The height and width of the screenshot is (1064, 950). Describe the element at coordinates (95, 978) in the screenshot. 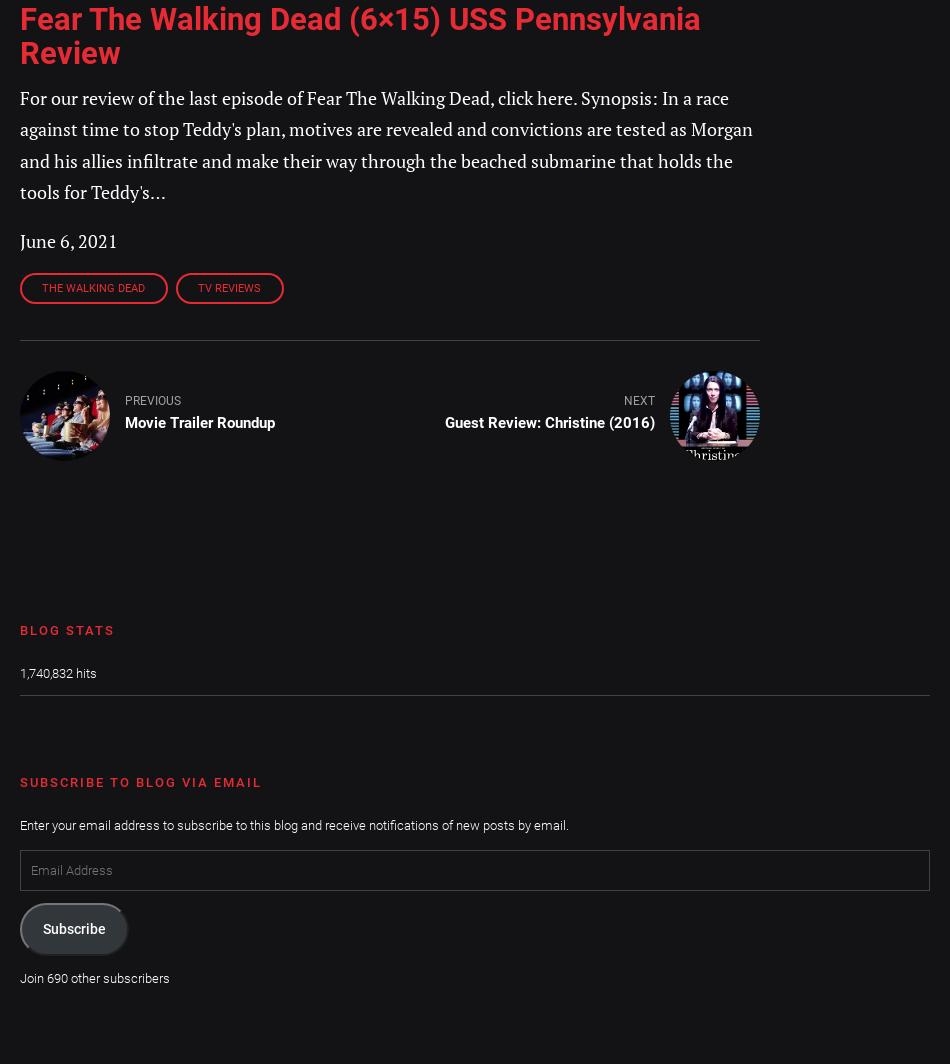

I see `'Join 690 other subscribers'` at that location.